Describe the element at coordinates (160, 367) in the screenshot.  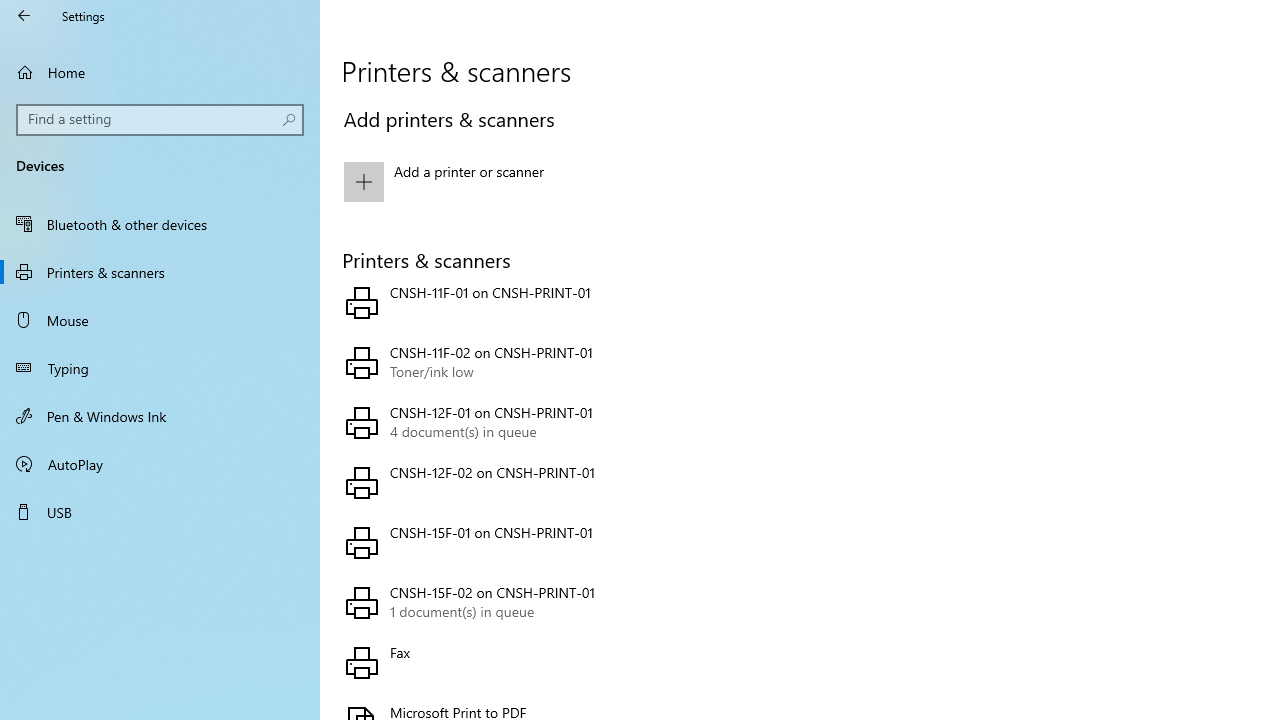
I see `'Typing'` at that location.